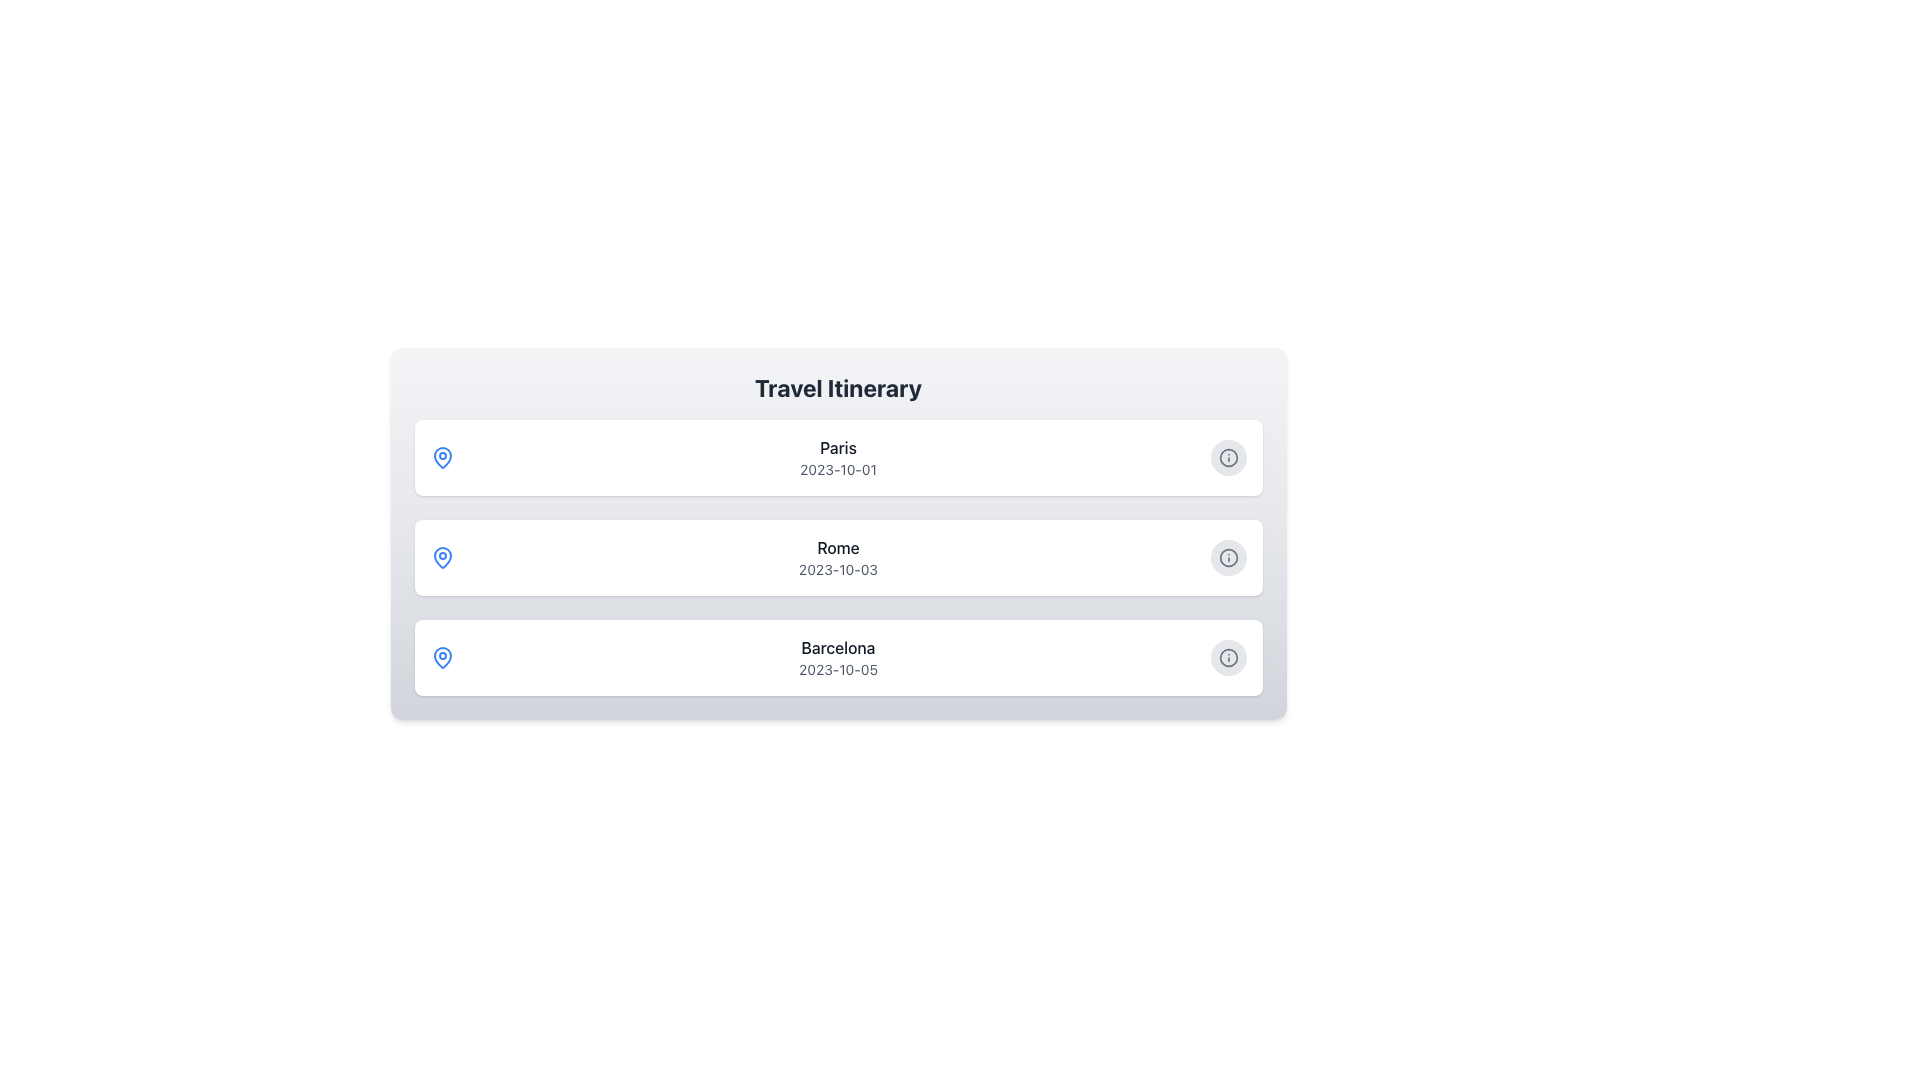 The width and height of the screenshot is (1920, 1080). I want to click on the information icon represented by a circle located to the right of the 'Rome' itinerary entry in the vertical list, so click(1227, 558).